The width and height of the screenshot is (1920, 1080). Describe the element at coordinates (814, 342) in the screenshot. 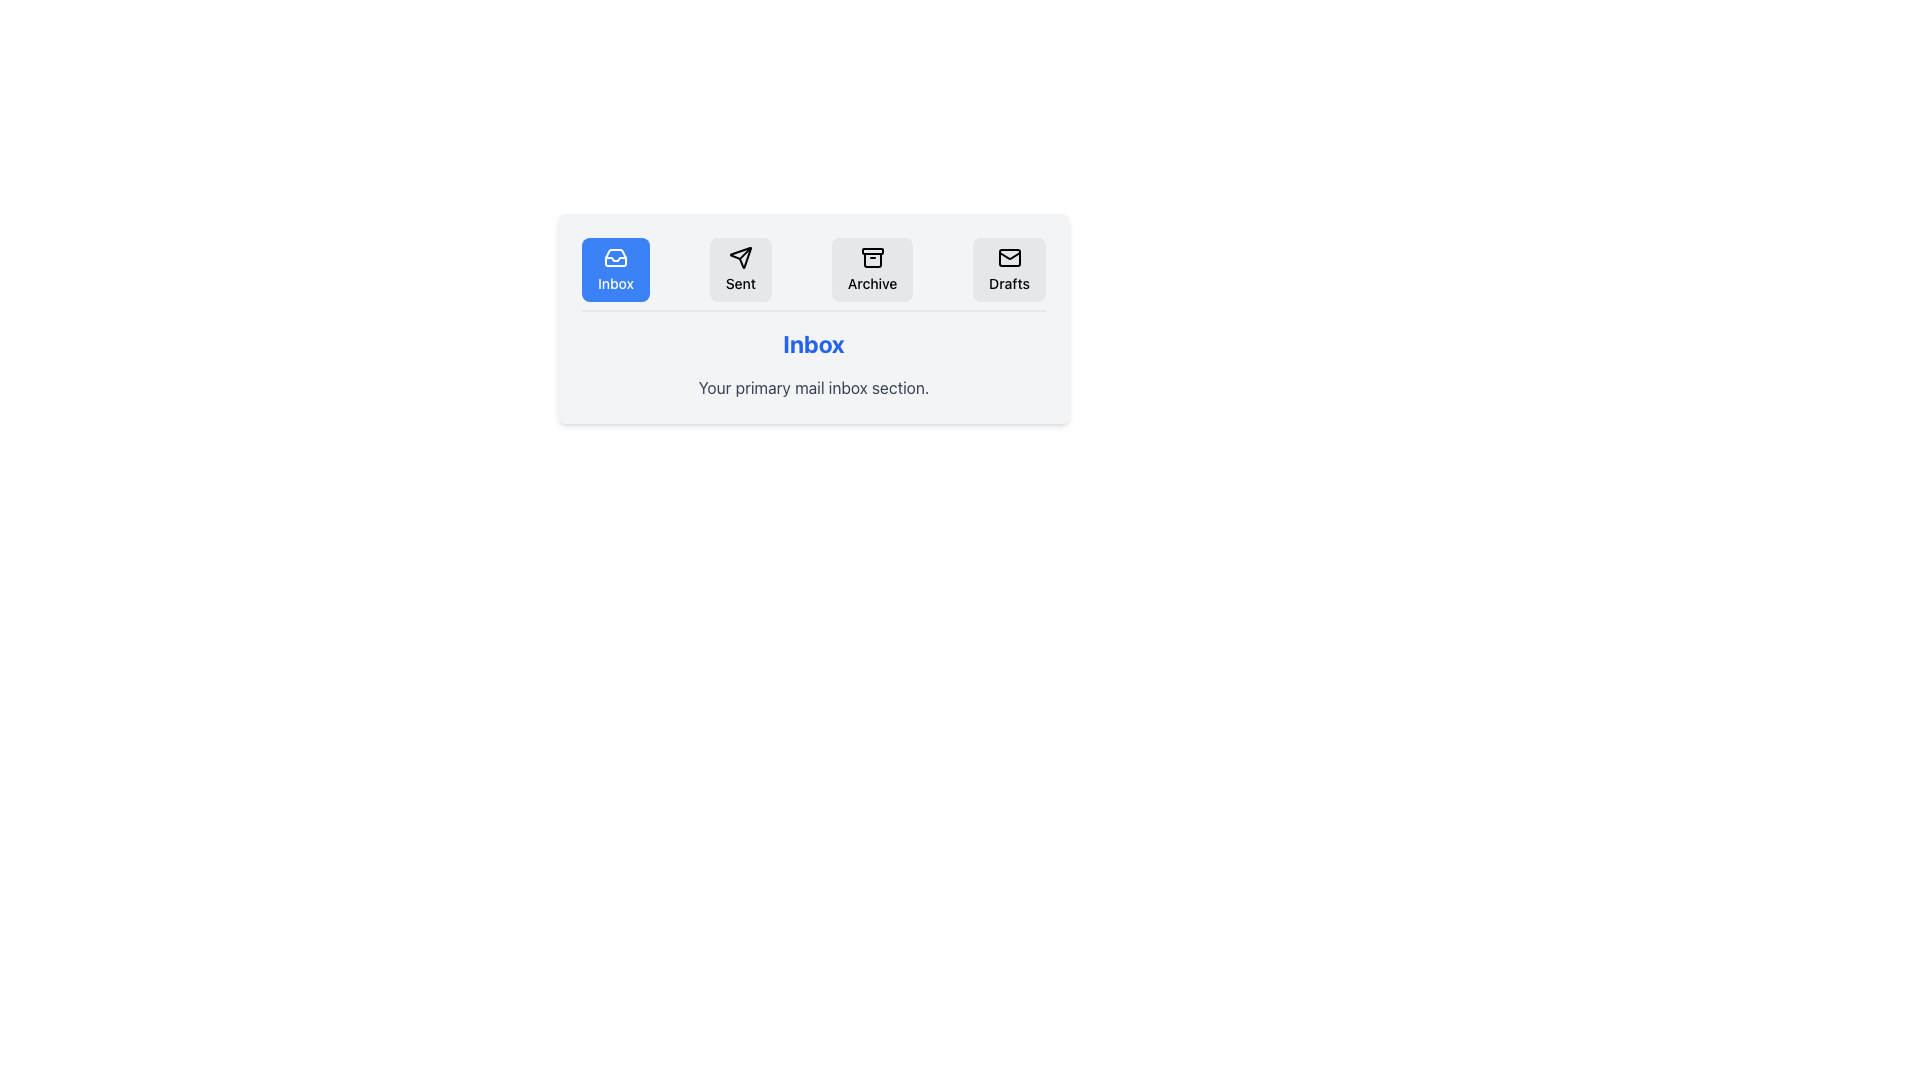

I see `the bold blue text label reading 'Inbox', which is styled with a large font size and is centrally located beneath the tab-like sections` at that location.